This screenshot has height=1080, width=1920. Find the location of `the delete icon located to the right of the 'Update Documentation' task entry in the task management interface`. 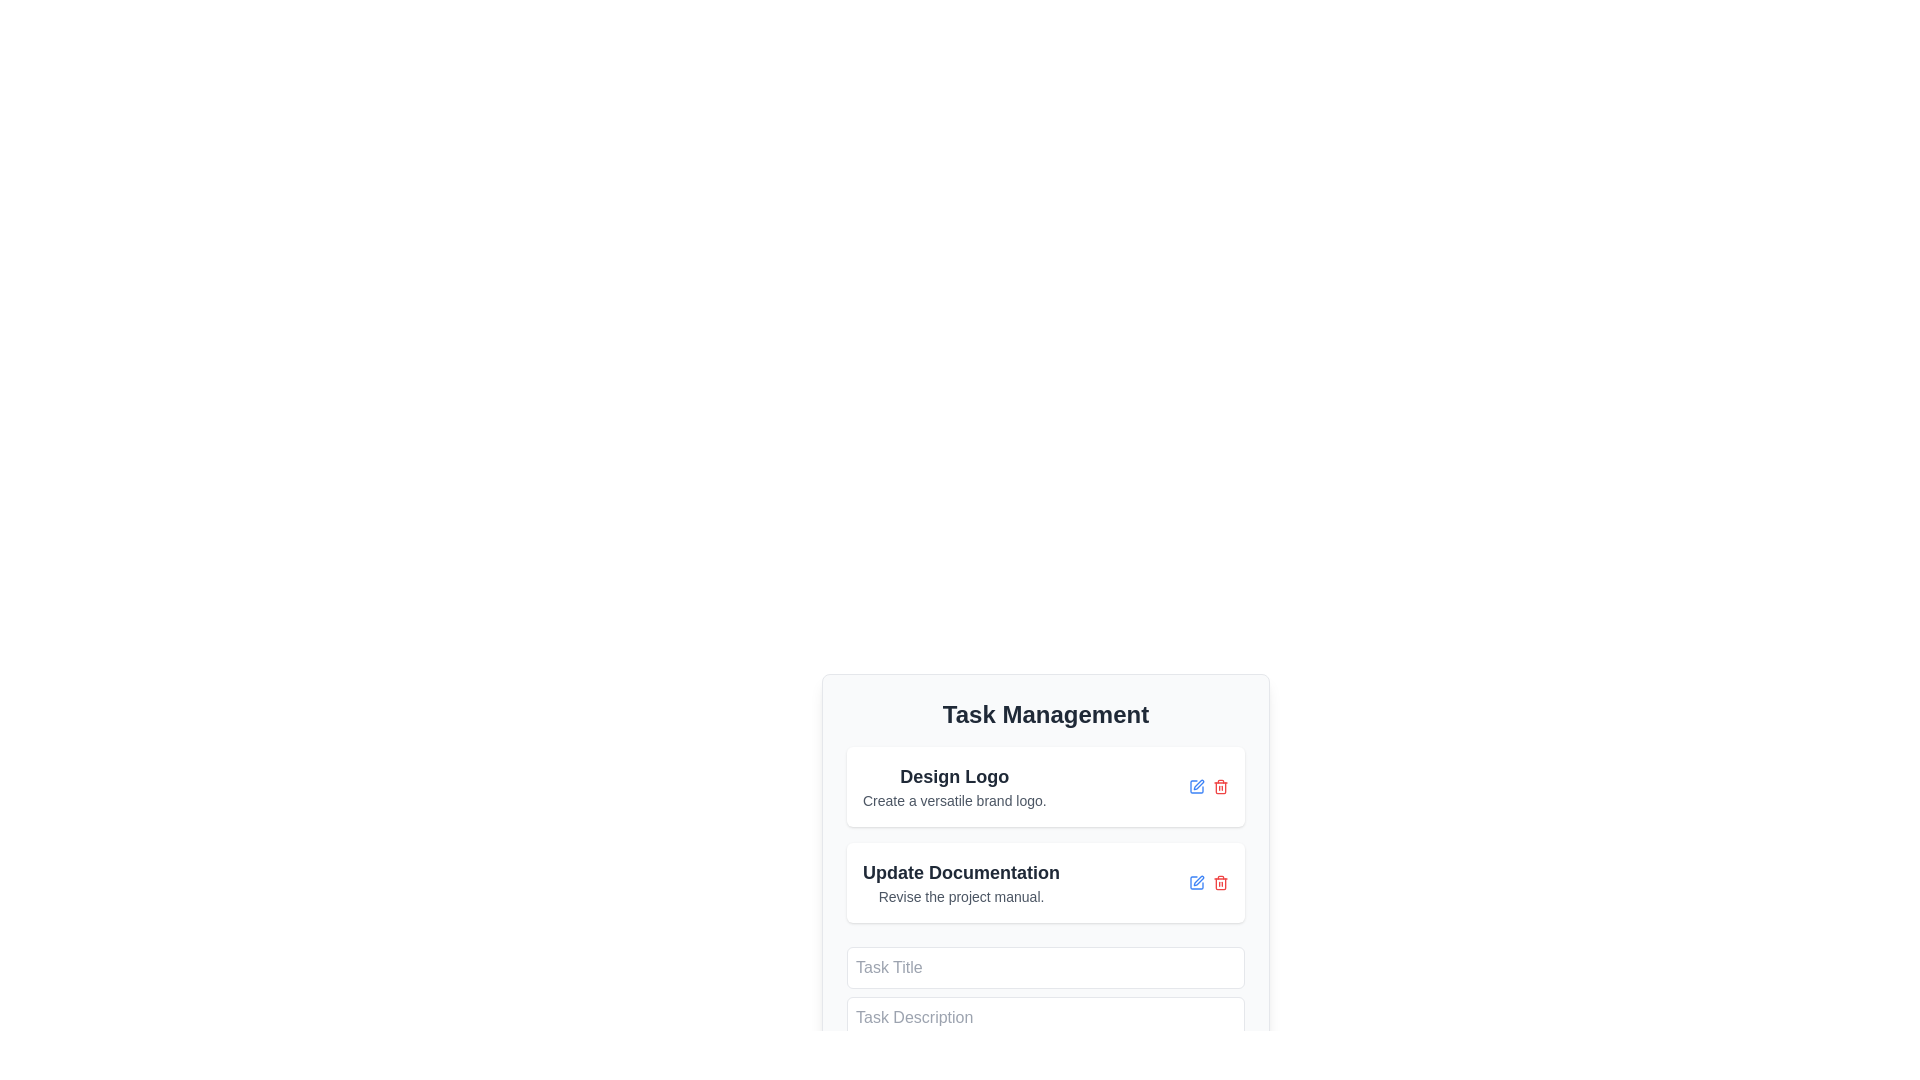

the delete icon located to the right of the 'Update Documentation' task entry in the task management interface is located at coordinates (1219, 785).